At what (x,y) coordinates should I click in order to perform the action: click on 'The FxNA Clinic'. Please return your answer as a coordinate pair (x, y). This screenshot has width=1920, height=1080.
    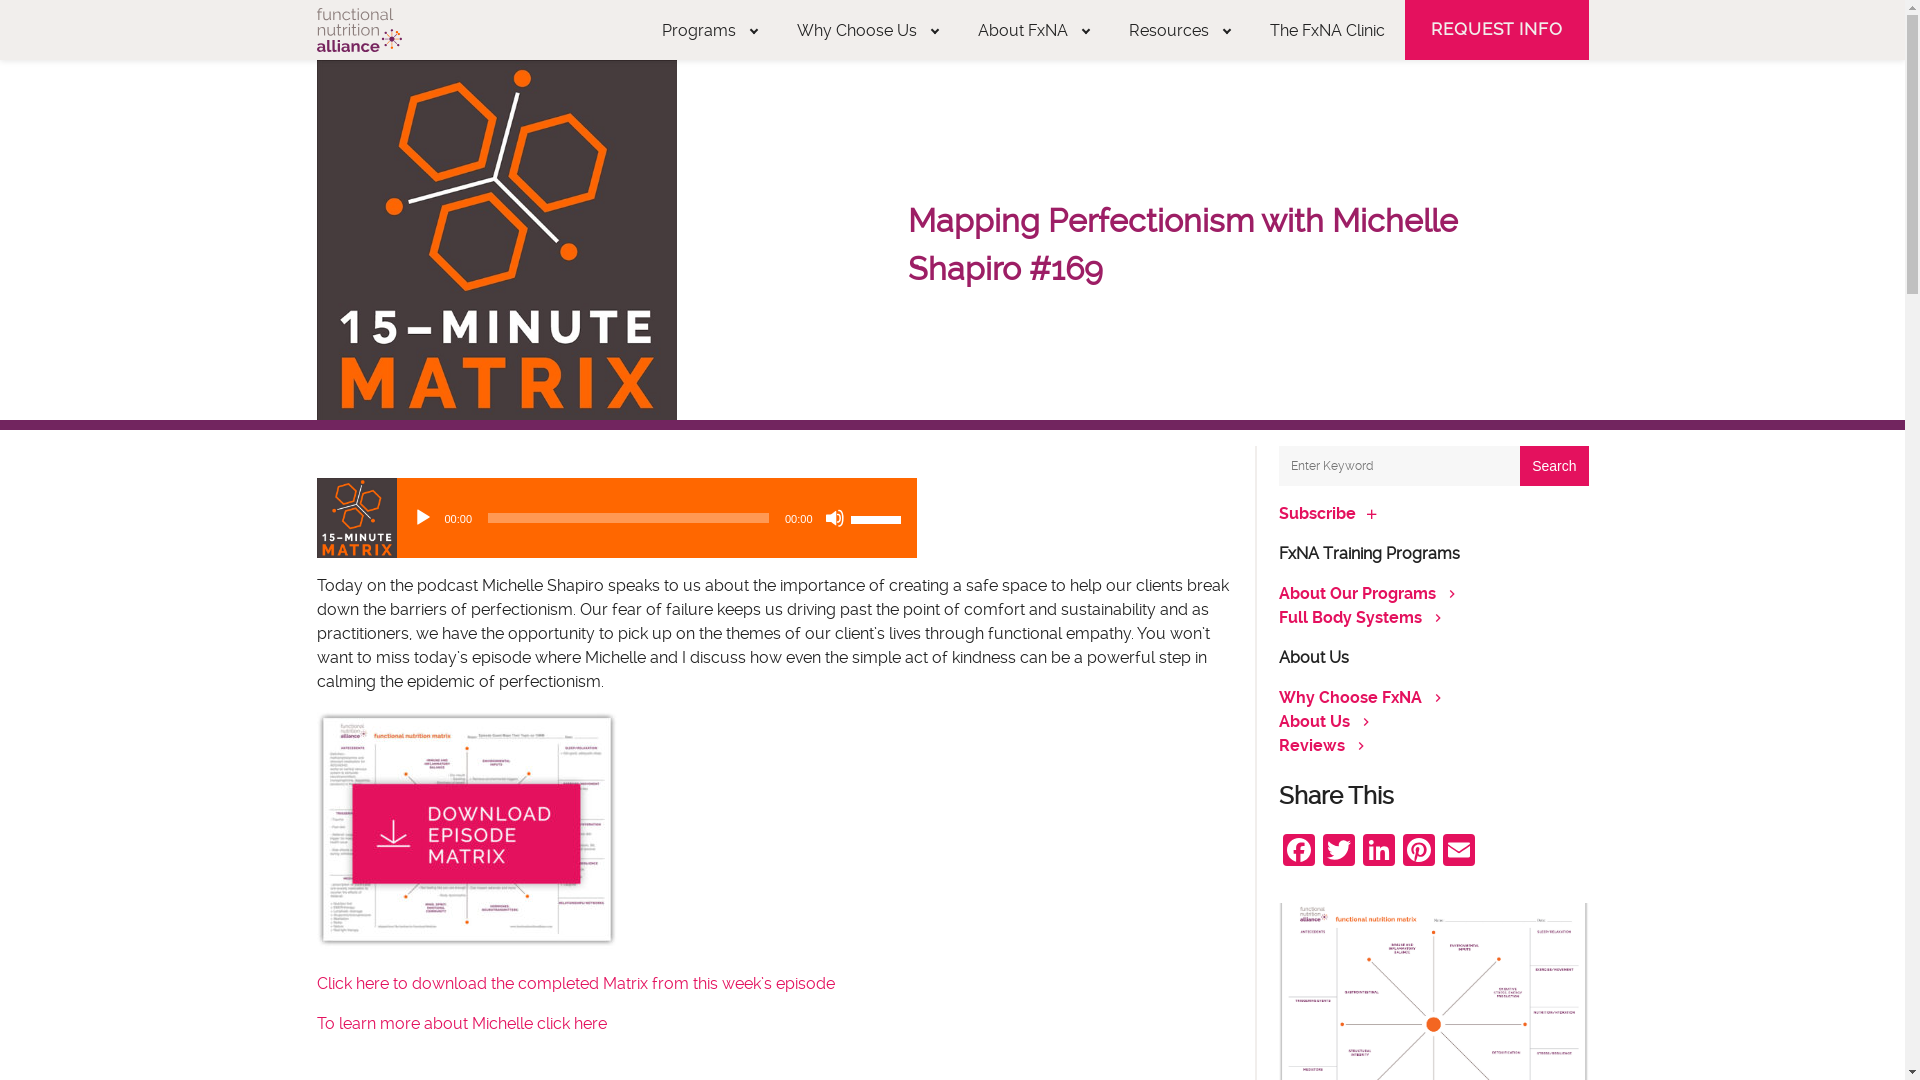
    Looking at the image, I should click on (1327, 30).